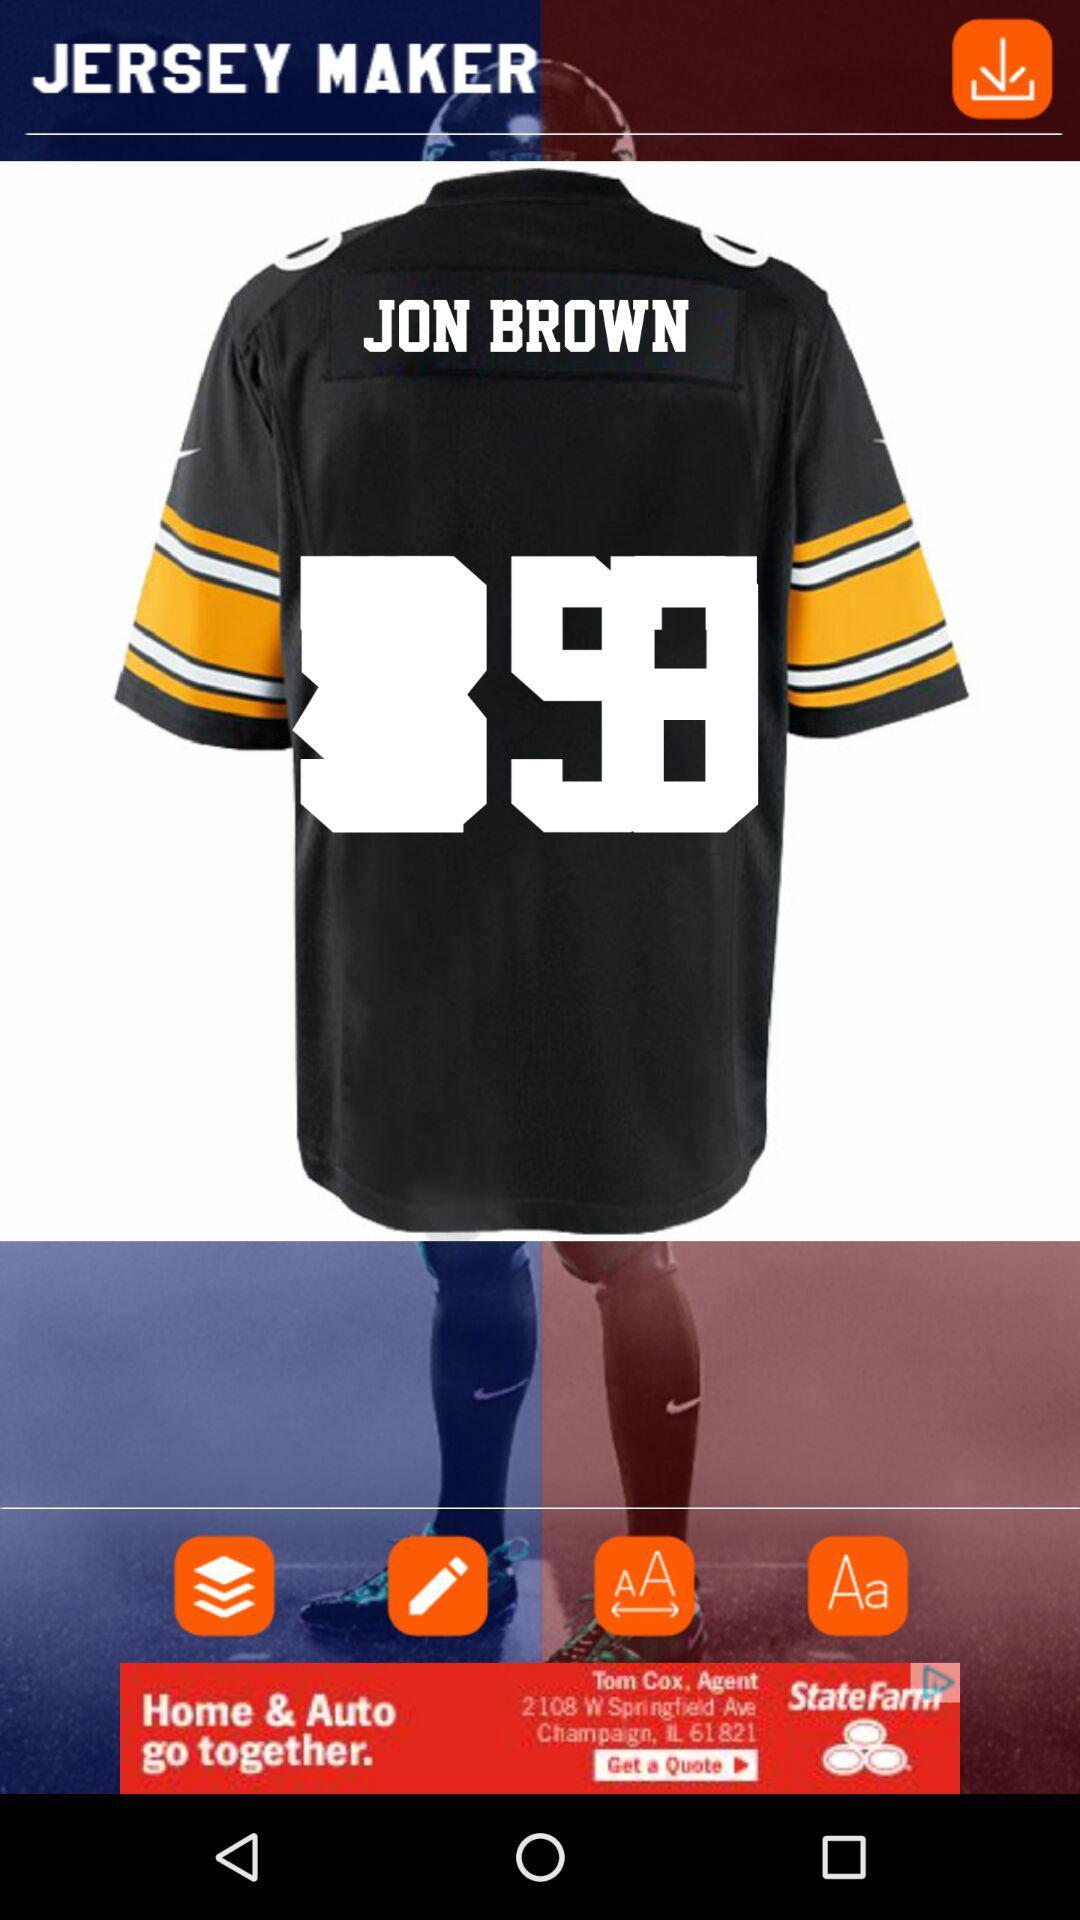 This screenshot has width=1080, height=1920. I want to click on share the article, so click(1002, 67).